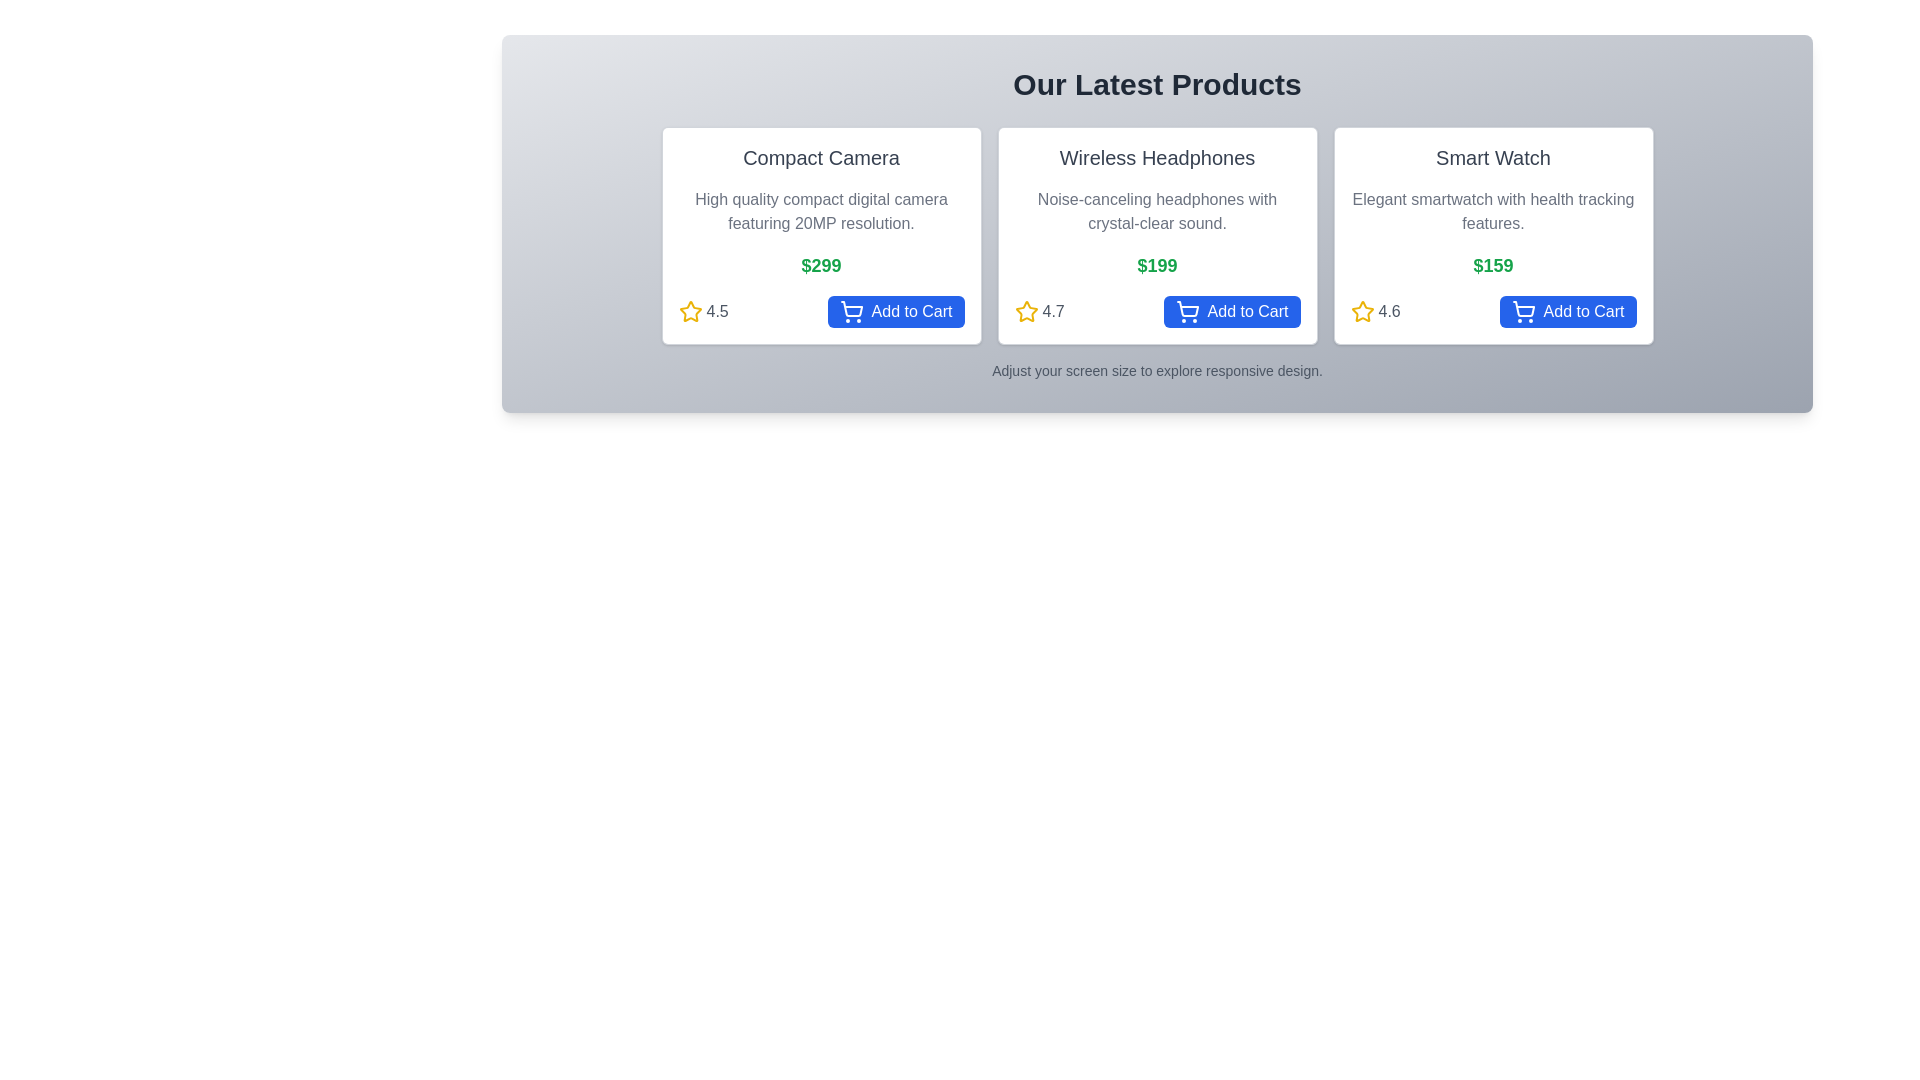 This screenshot has width=1920, height=1080. Describe the element at coordinates (821, 157) in the screenshot. I see `text label displaying 'Compact Camera', which is the title of a product card located at the top of the card on the left side of a horizontal list of cards` at that location.